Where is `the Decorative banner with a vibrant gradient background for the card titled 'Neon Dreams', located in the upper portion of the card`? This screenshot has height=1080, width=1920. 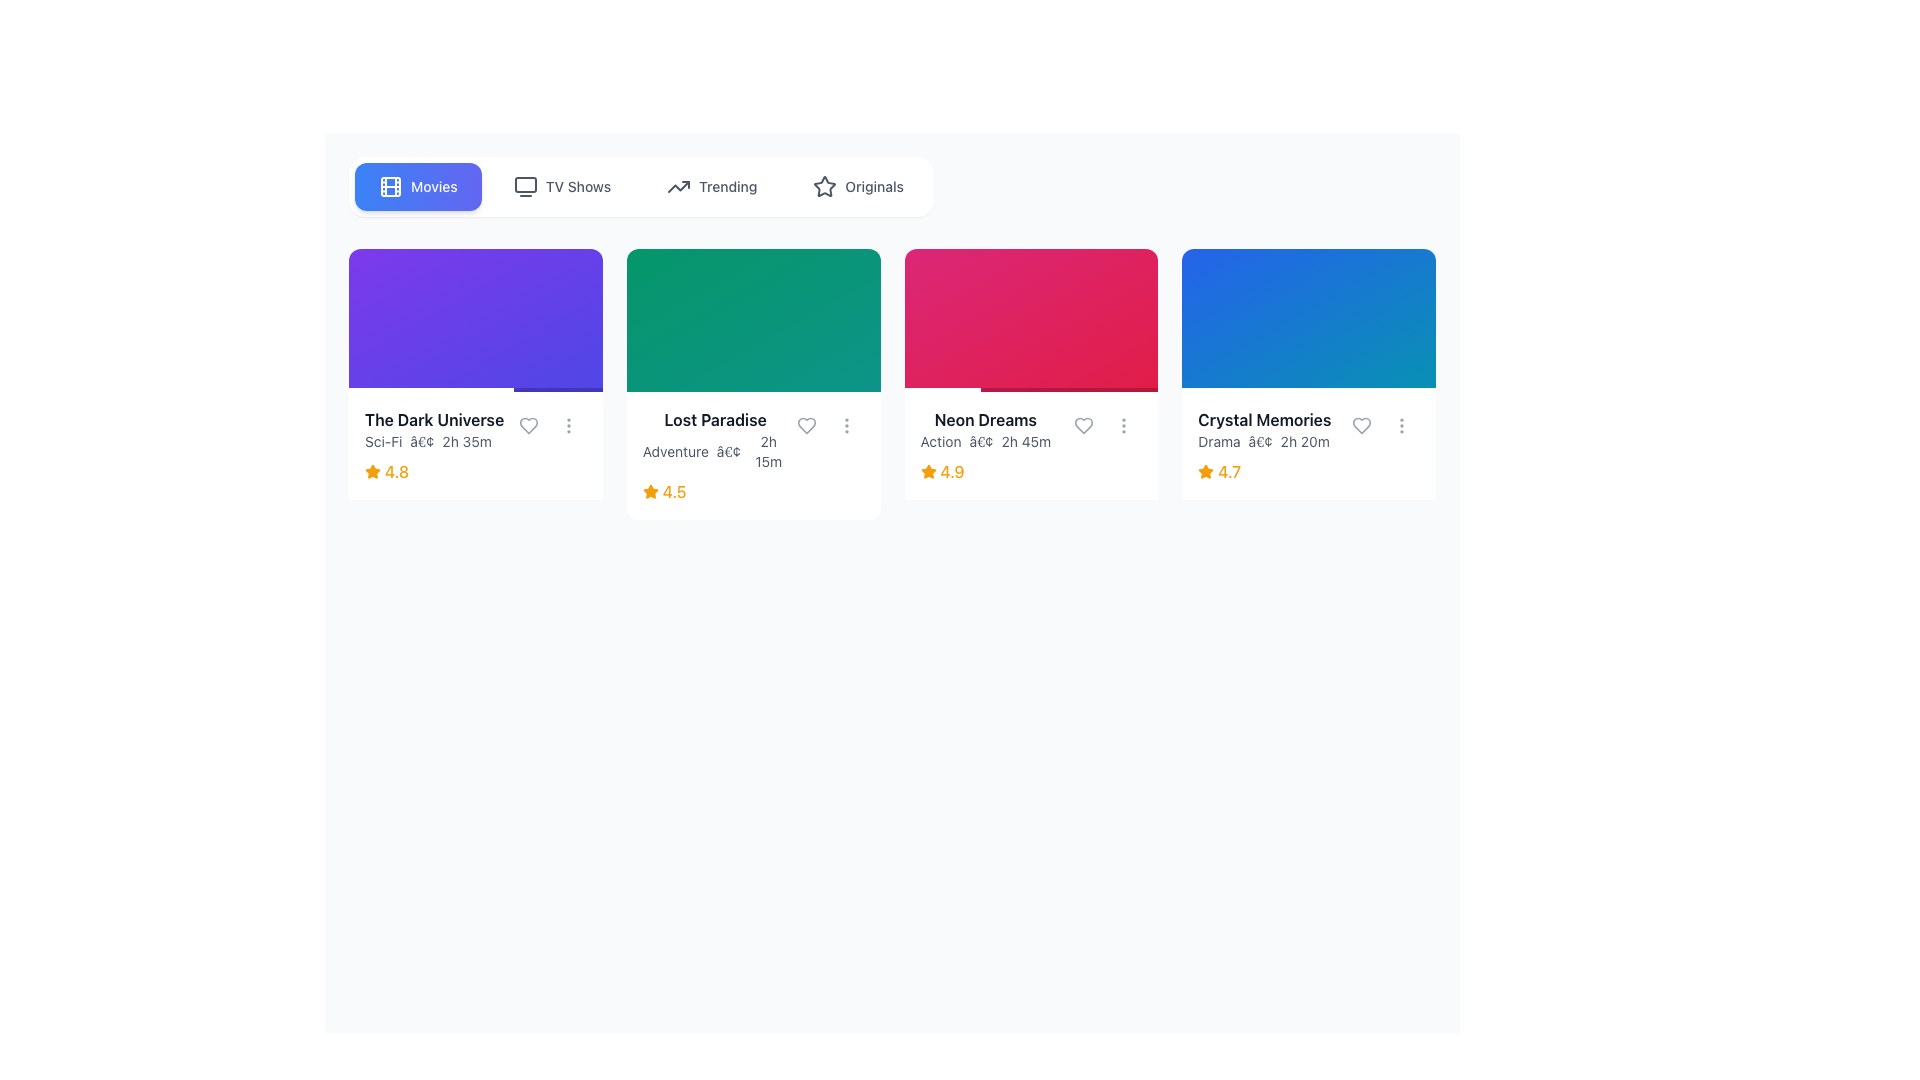
the Decorative banner with a vibrant gradient background for the card titled 'Neon Dreams', located in the upper portion of the card is located at coordinates (1031, 319).